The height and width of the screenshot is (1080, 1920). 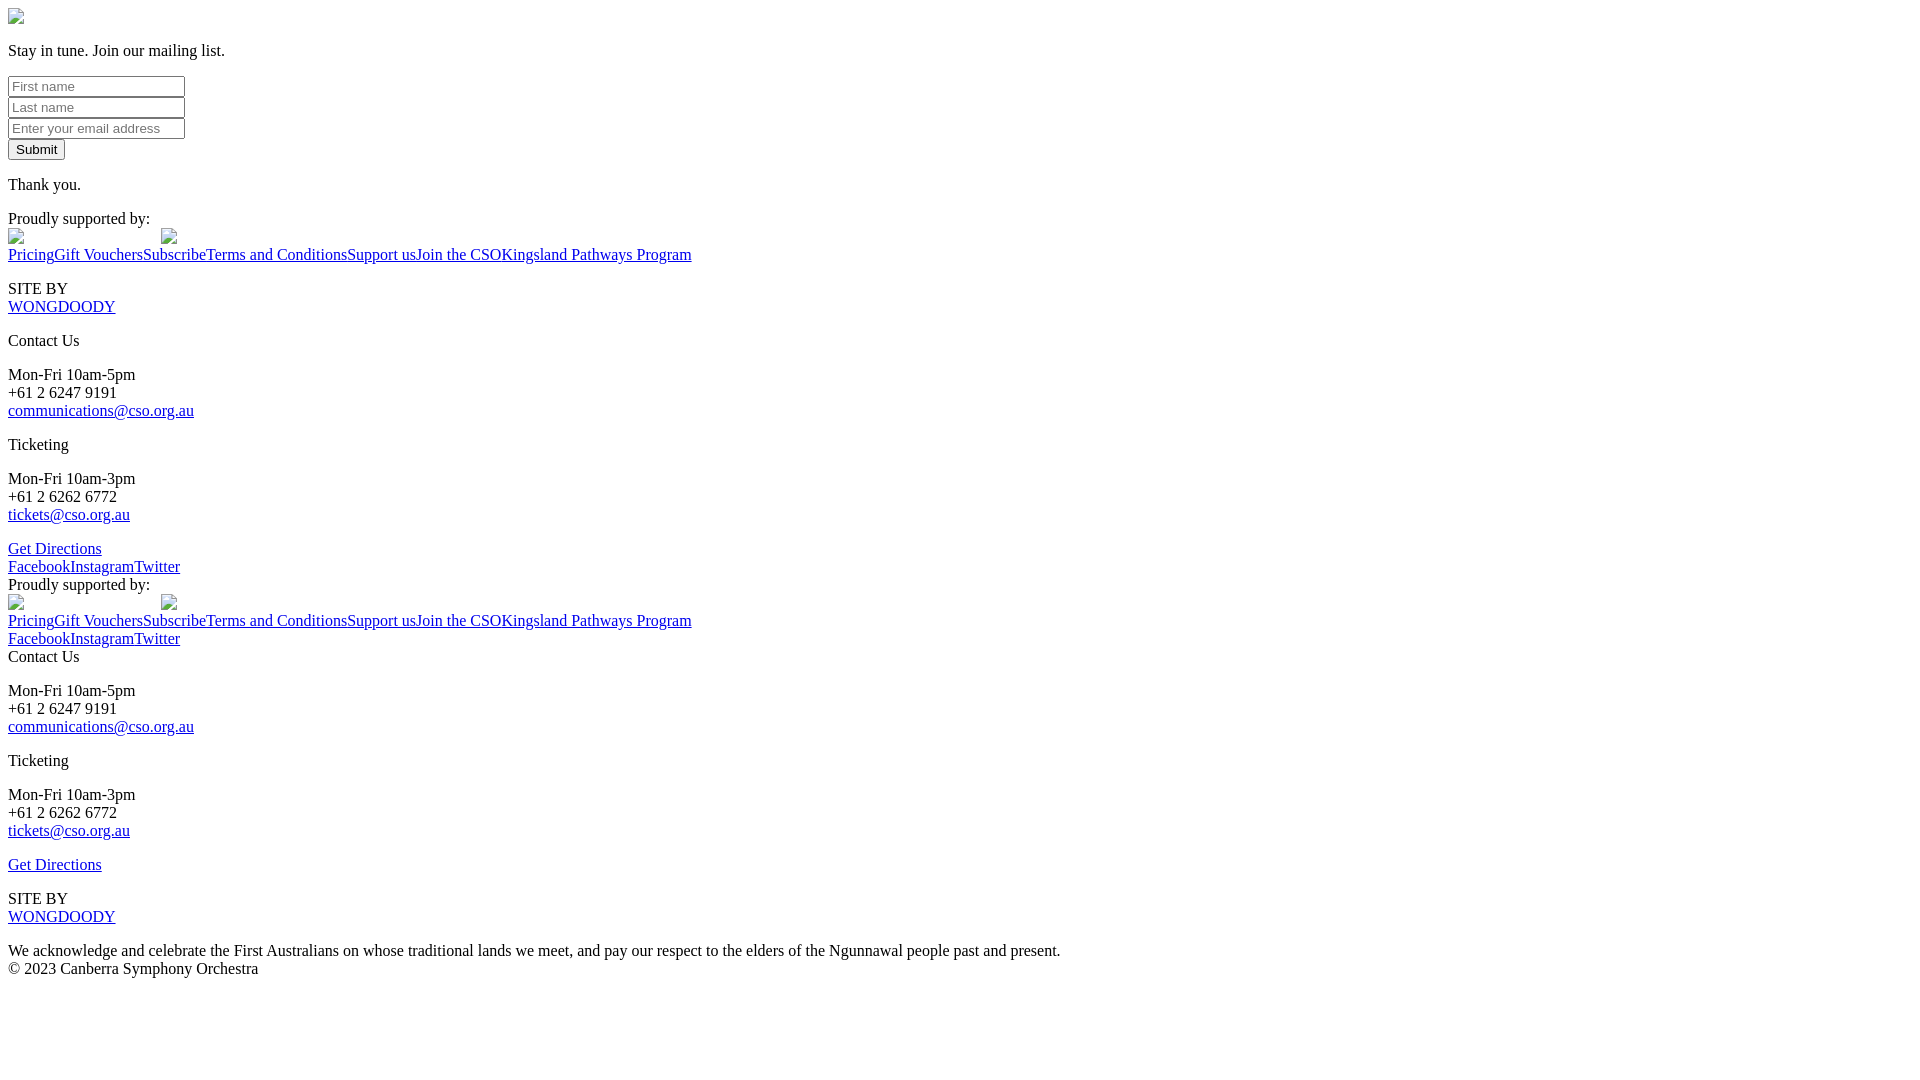 What do you see at coordinates (38, 566) in the screenshot?
I see `'Facebook'` at bounding box center [38, 566].